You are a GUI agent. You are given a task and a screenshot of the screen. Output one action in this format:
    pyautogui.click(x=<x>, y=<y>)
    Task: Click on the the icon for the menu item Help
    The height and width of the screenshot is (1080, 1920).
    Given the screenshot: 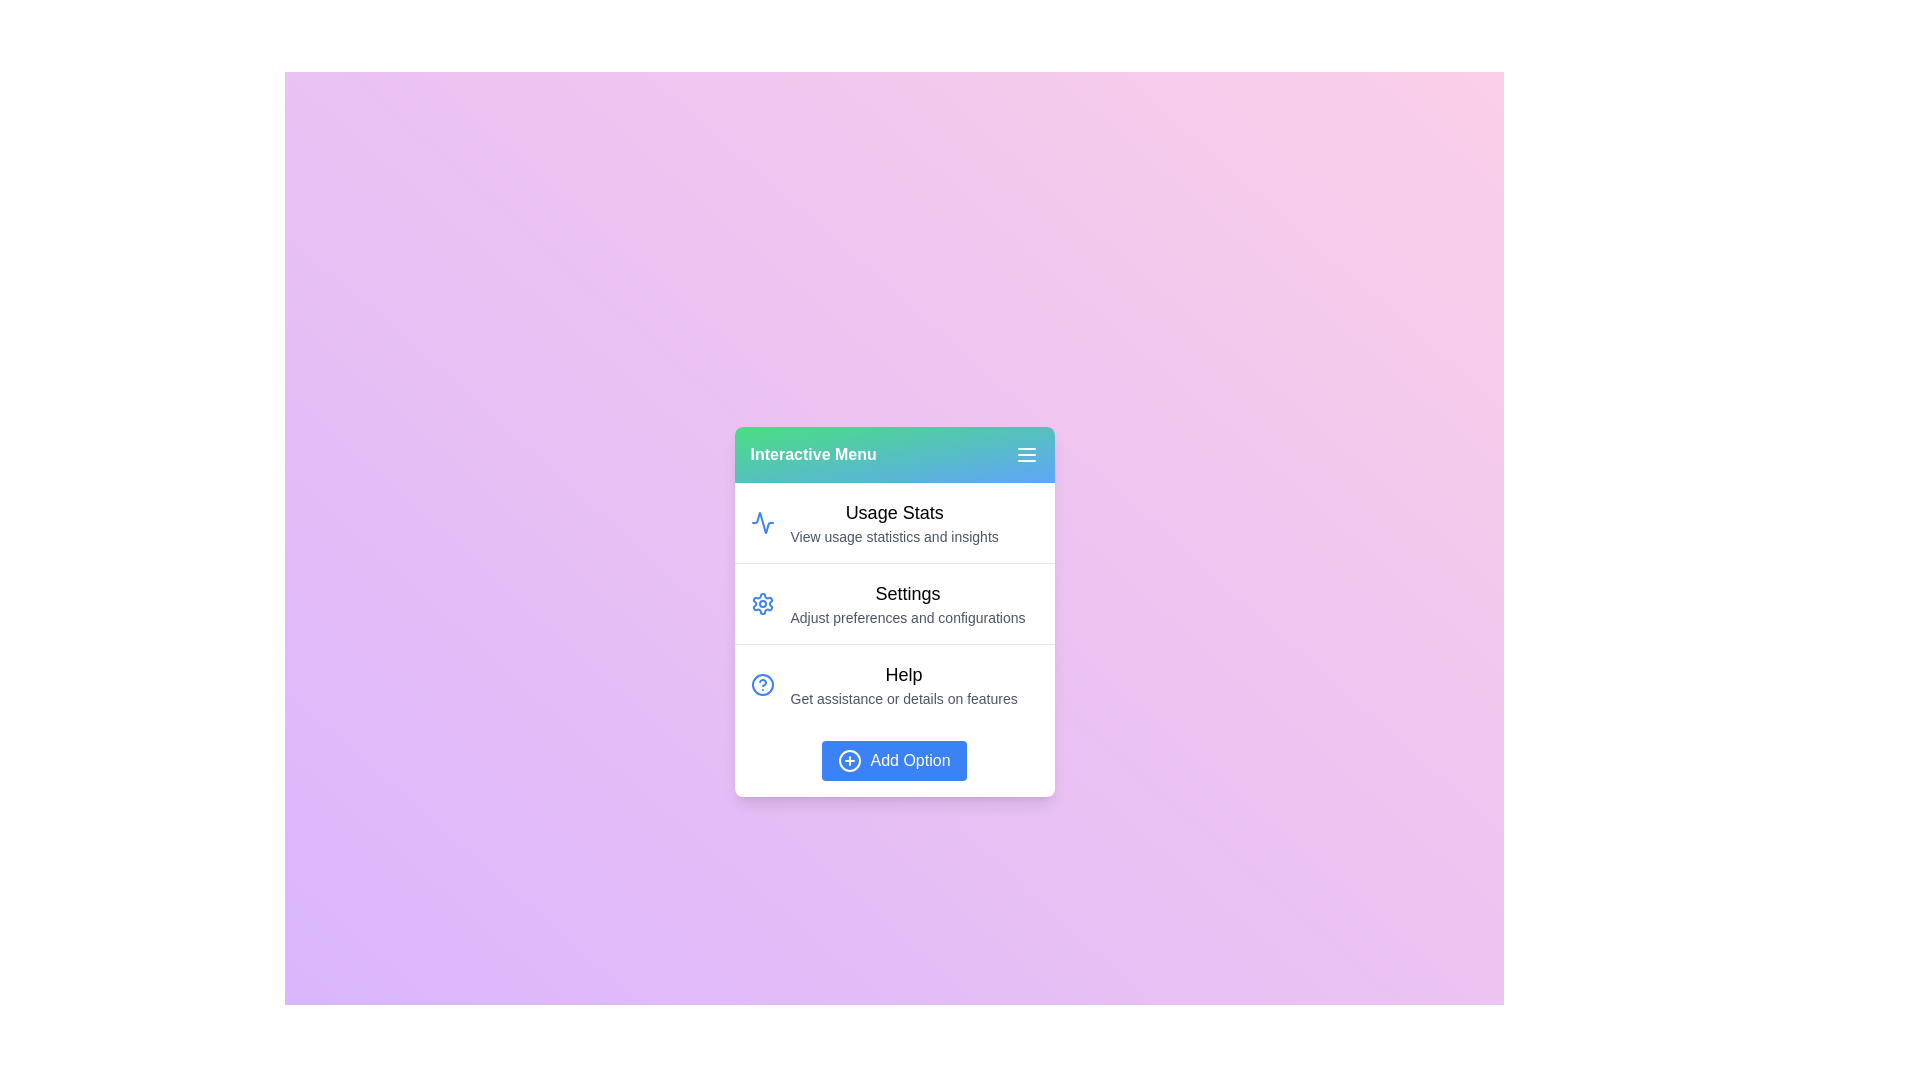 What is the action you would take?
    pyautogui.click(x=761, y=684)
    